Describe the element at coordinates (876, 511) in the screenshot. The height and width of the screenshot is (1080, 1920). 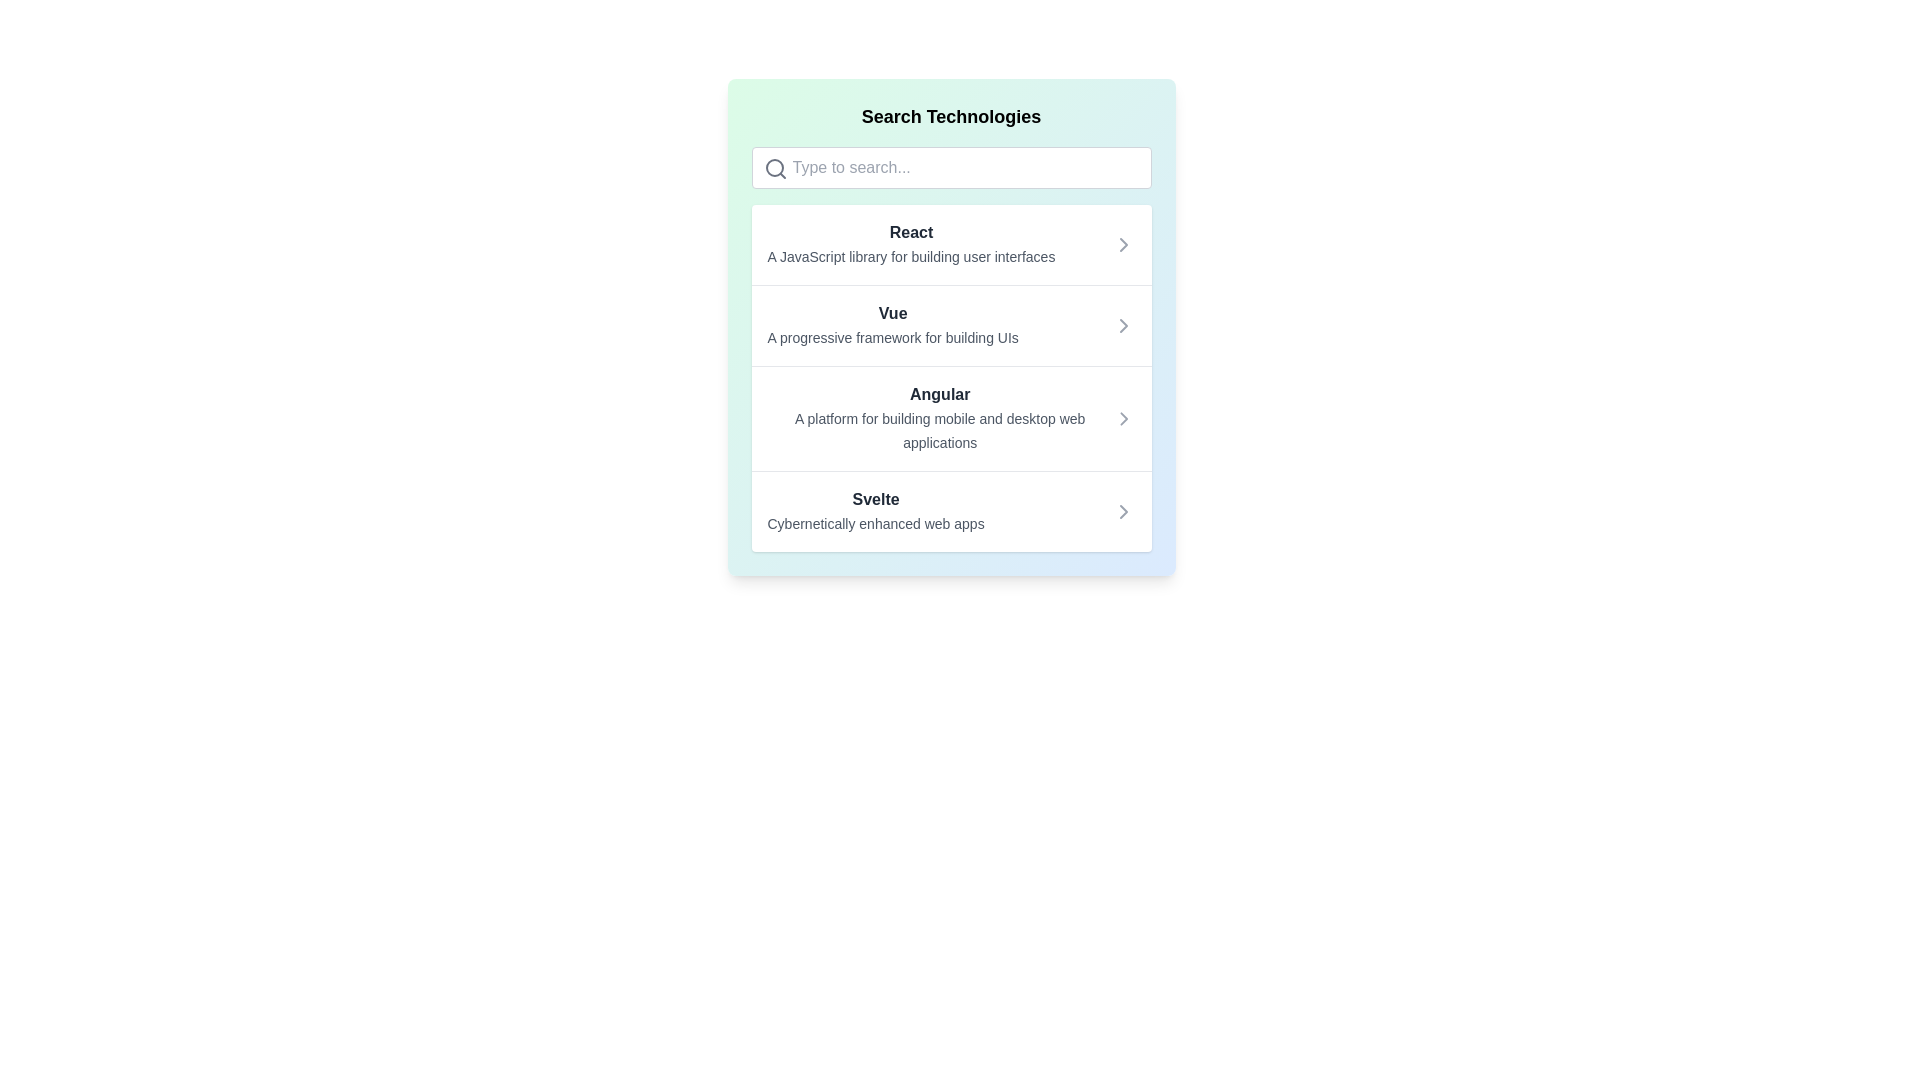
I see `the list item labeled 'Svelte' which describes 'Cybernetically enhanced web apps'` at that location.